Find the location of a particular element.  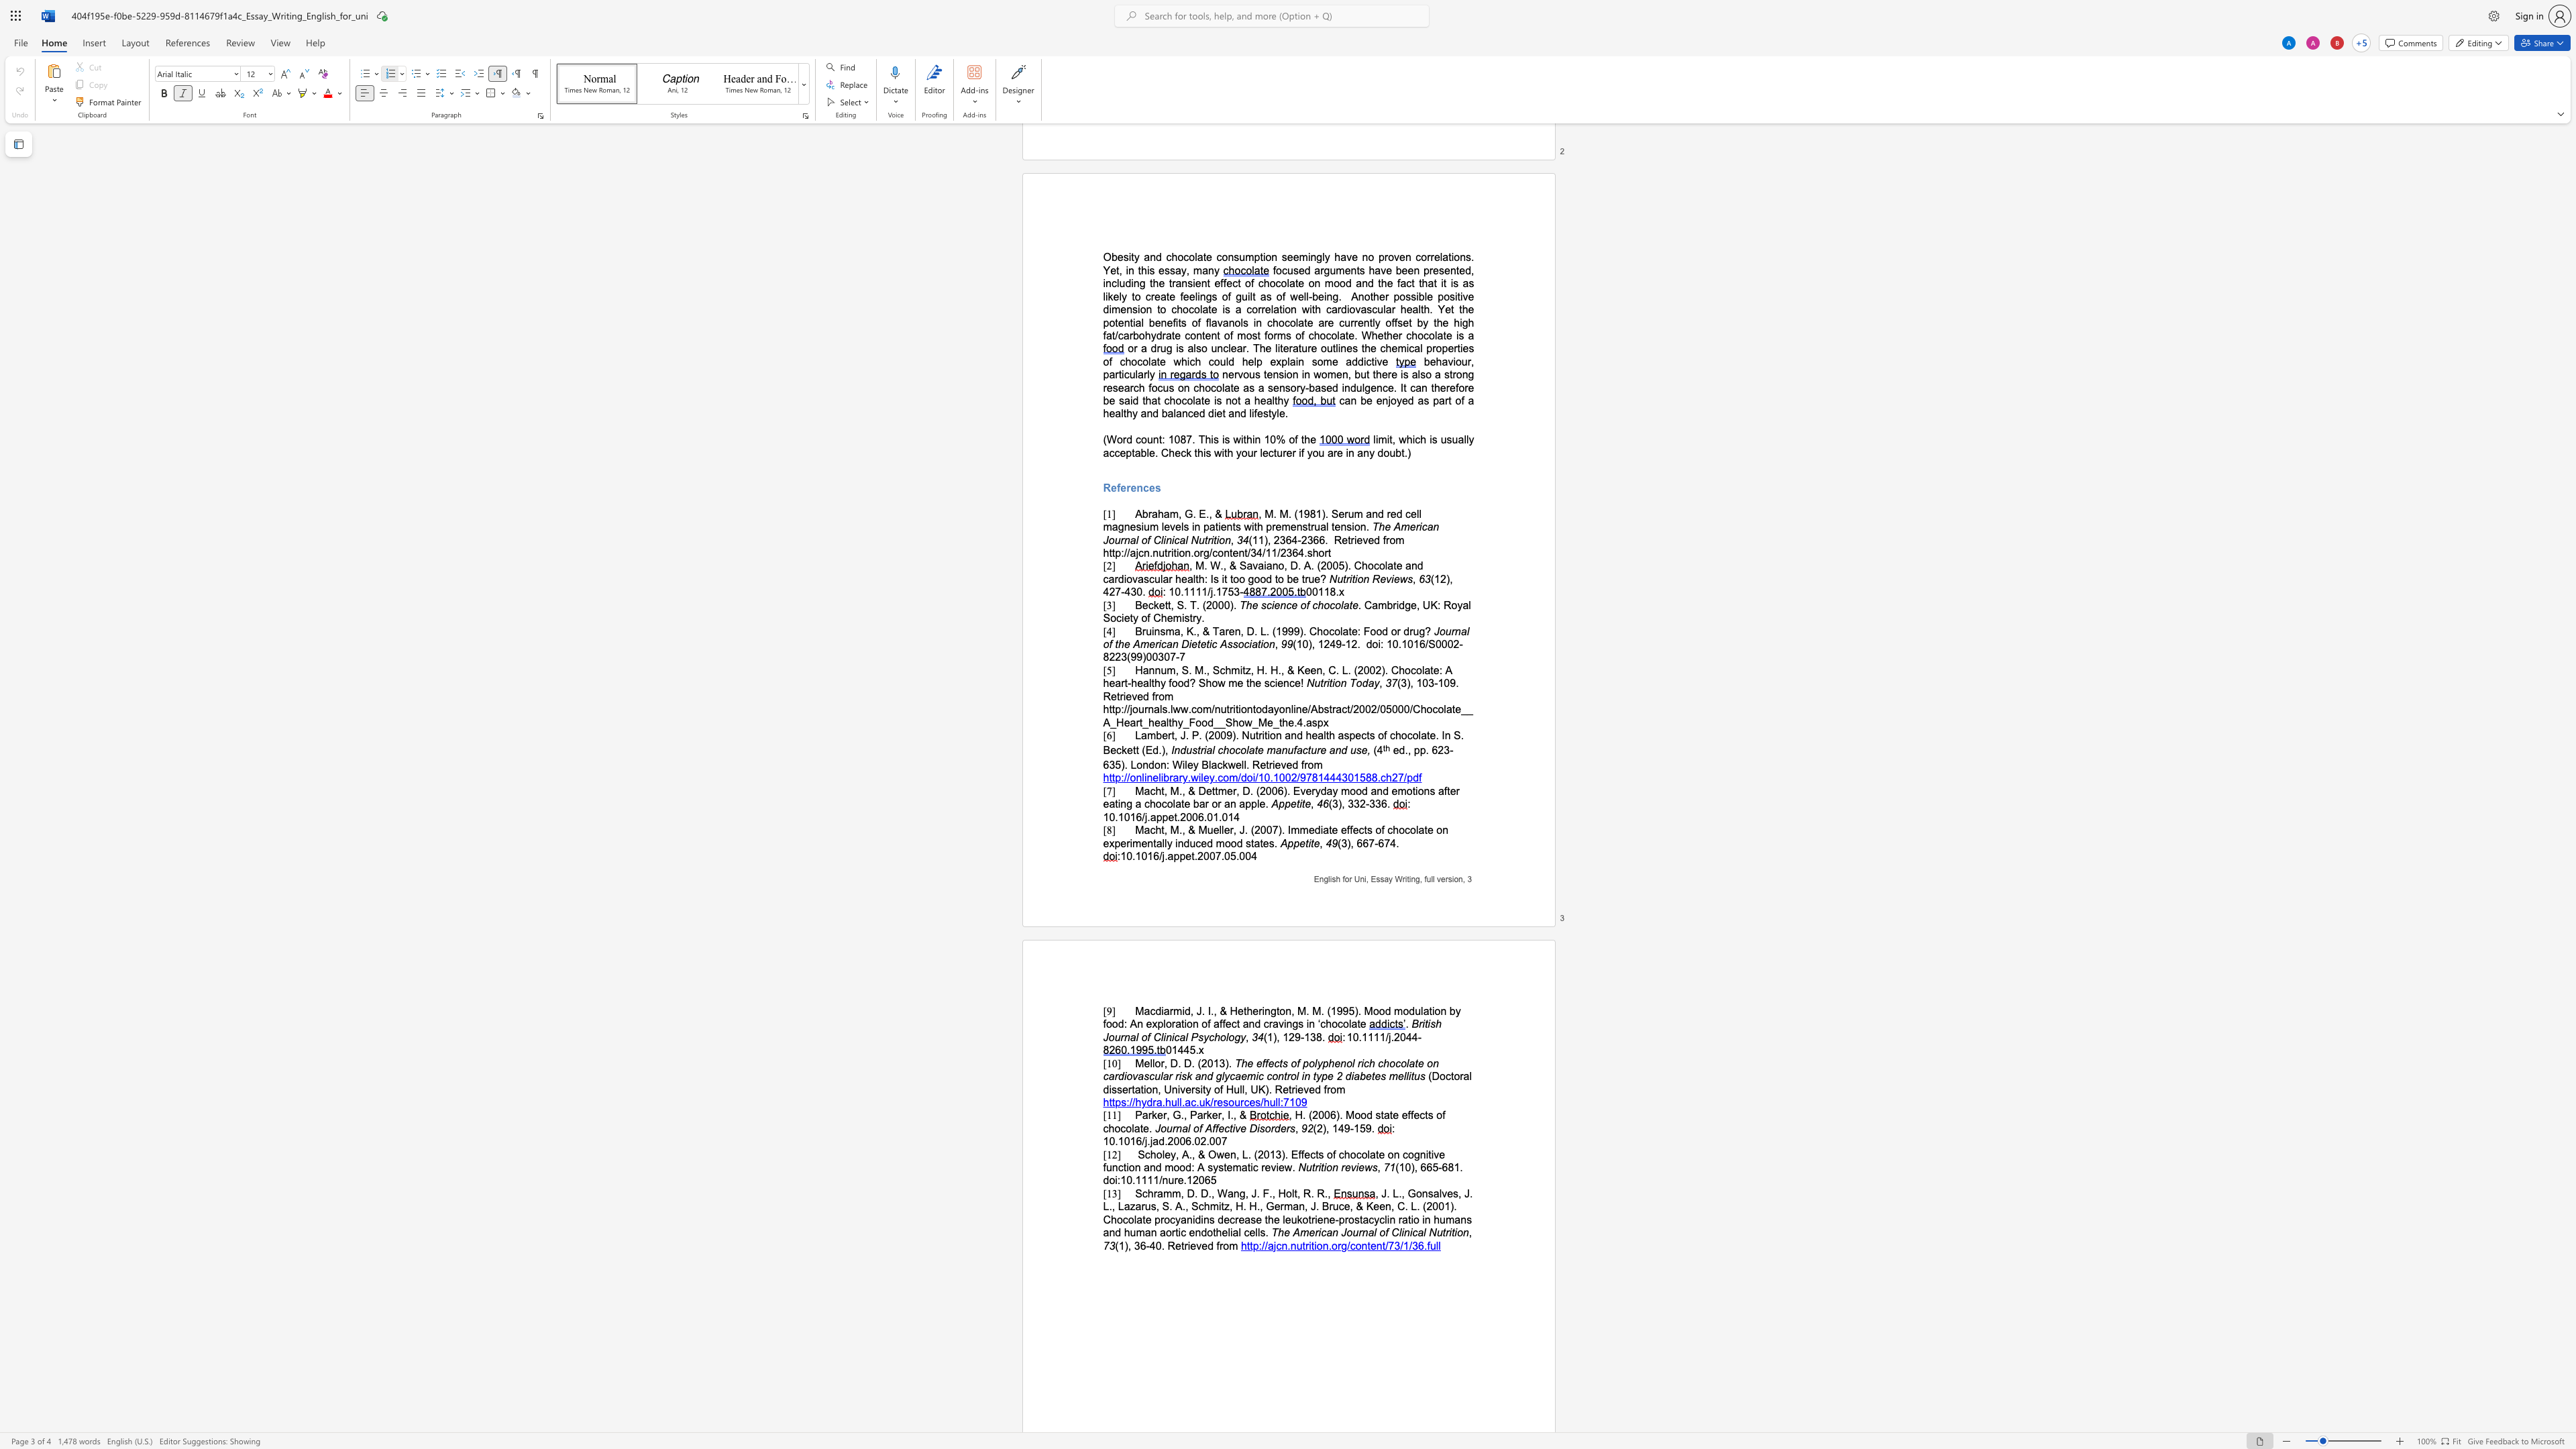

the space between the continuous character "j" and "." in the text is located at coordinates (1146, 1140).